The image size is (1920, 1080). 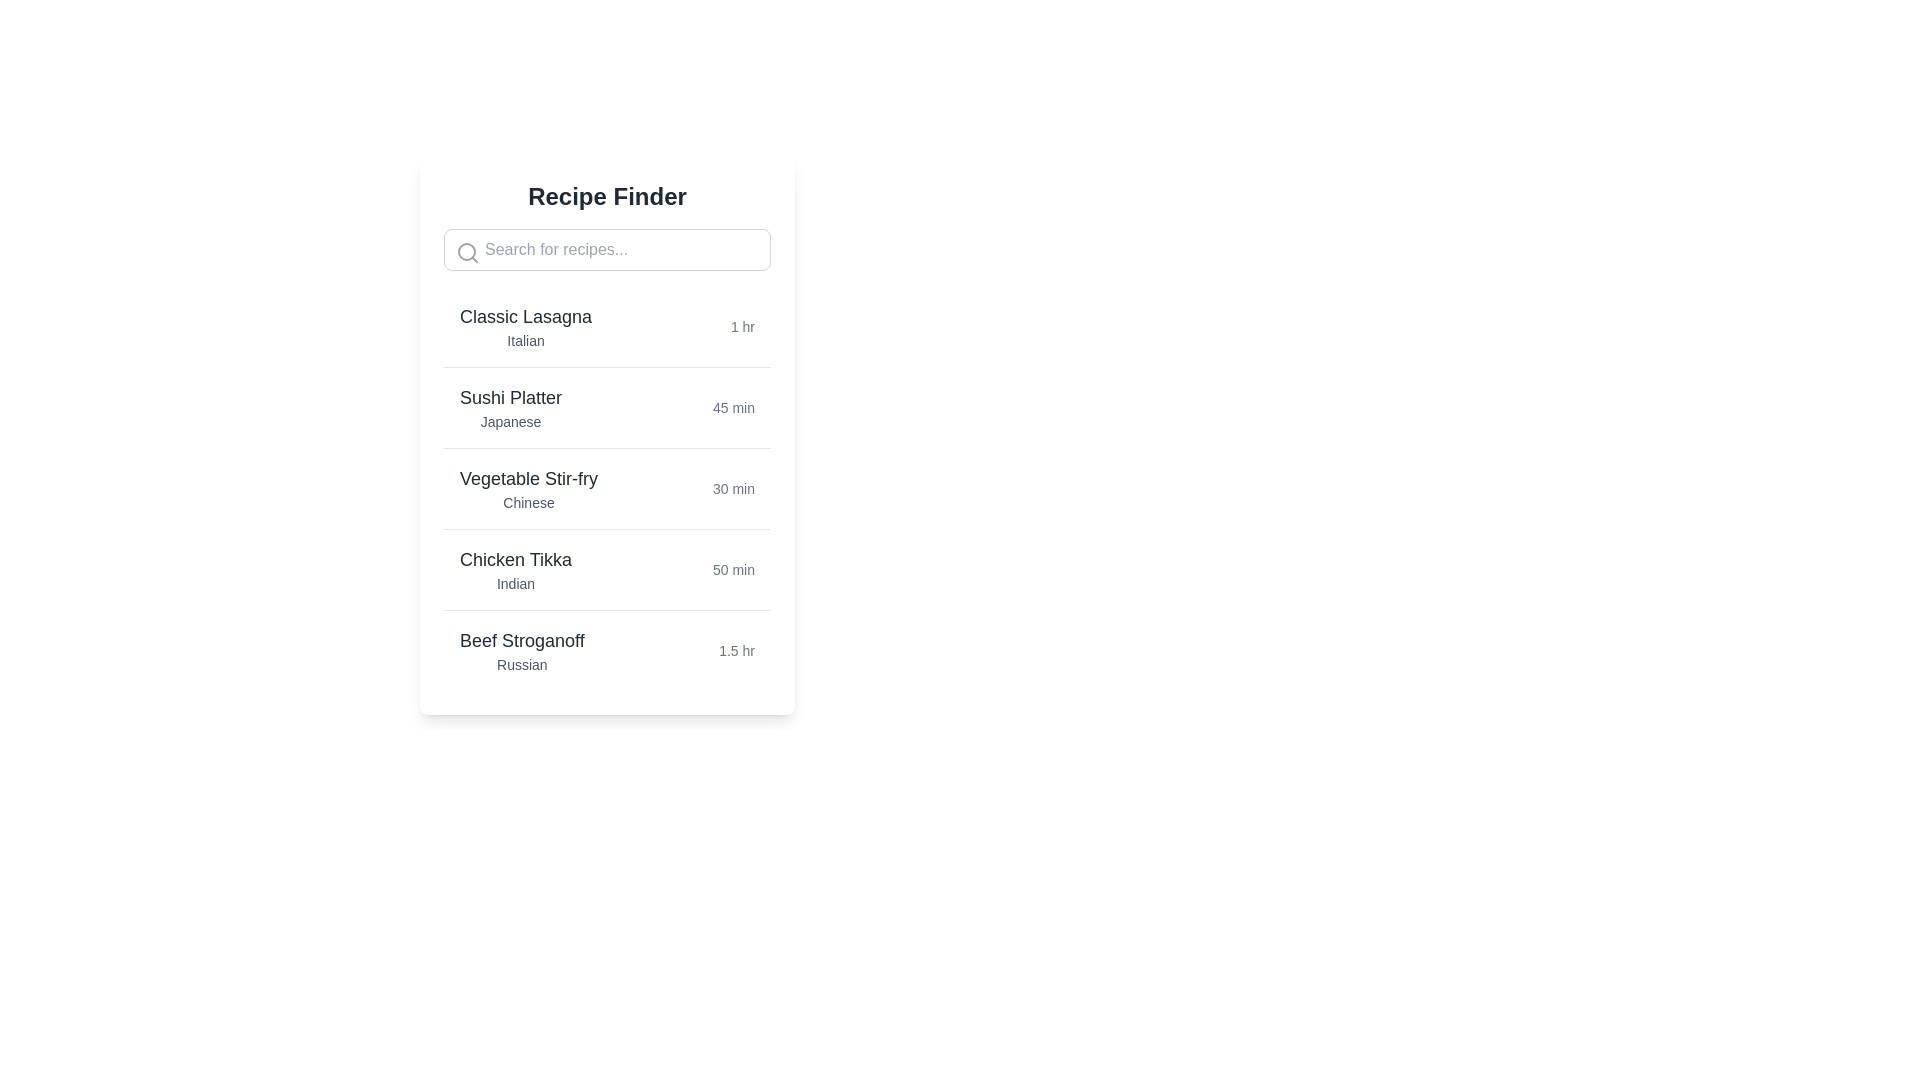 What do you see at coordinates (606, 249) in the screenshot?
I see `the rectangular text input field with a magnifying glass icon that has the placeholder text 'Search for recipes...'` at bounding box center [606, 249].